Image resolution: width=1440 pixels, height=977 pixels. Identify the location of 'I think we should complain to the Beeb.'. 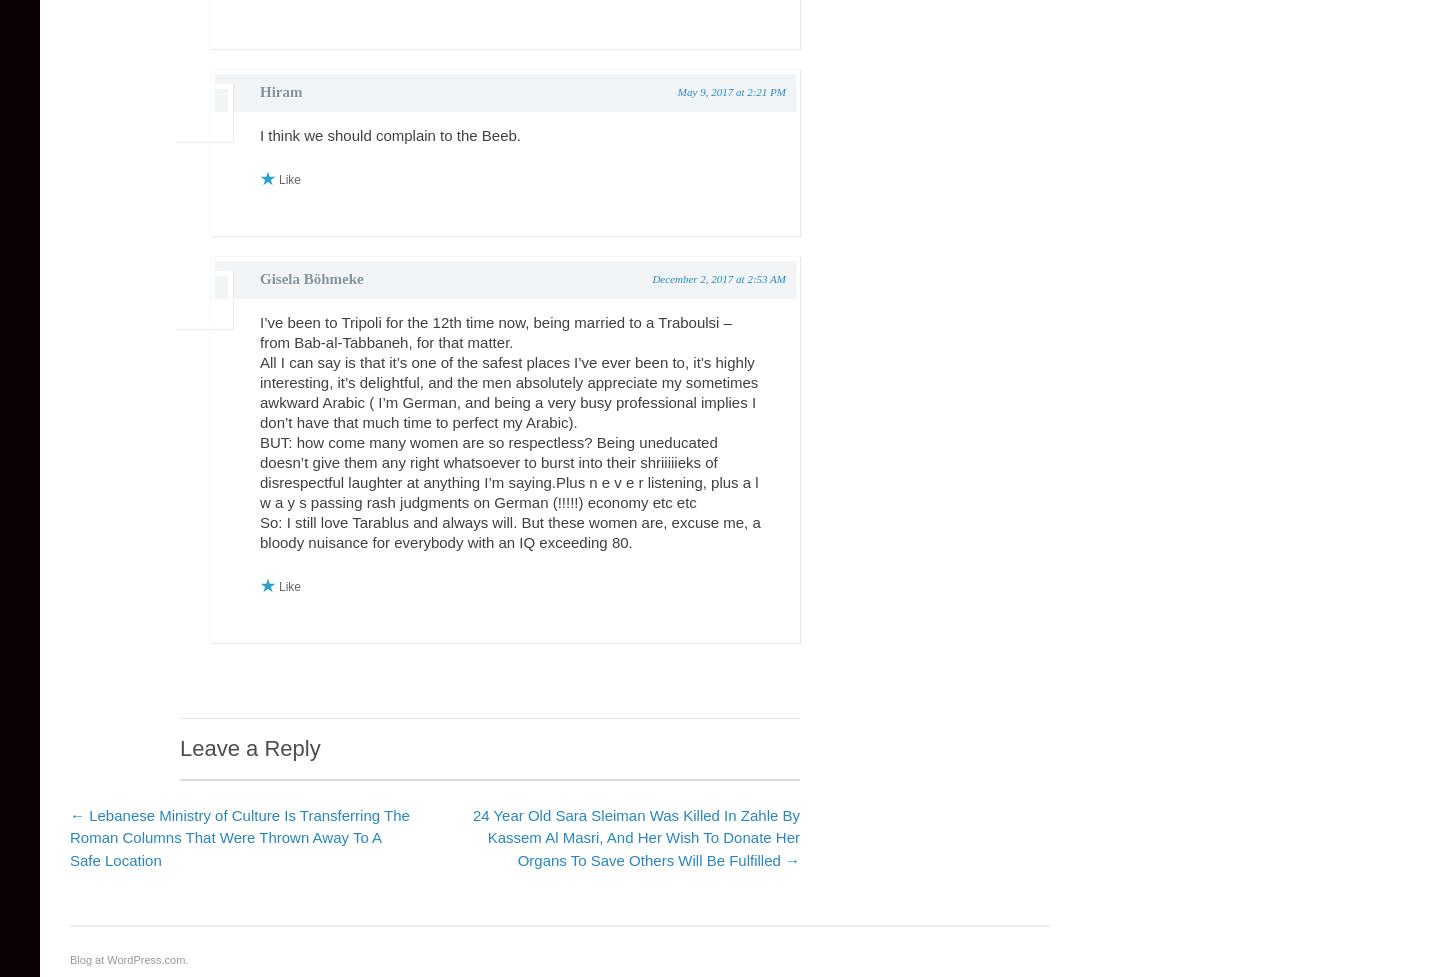
(389, 135).